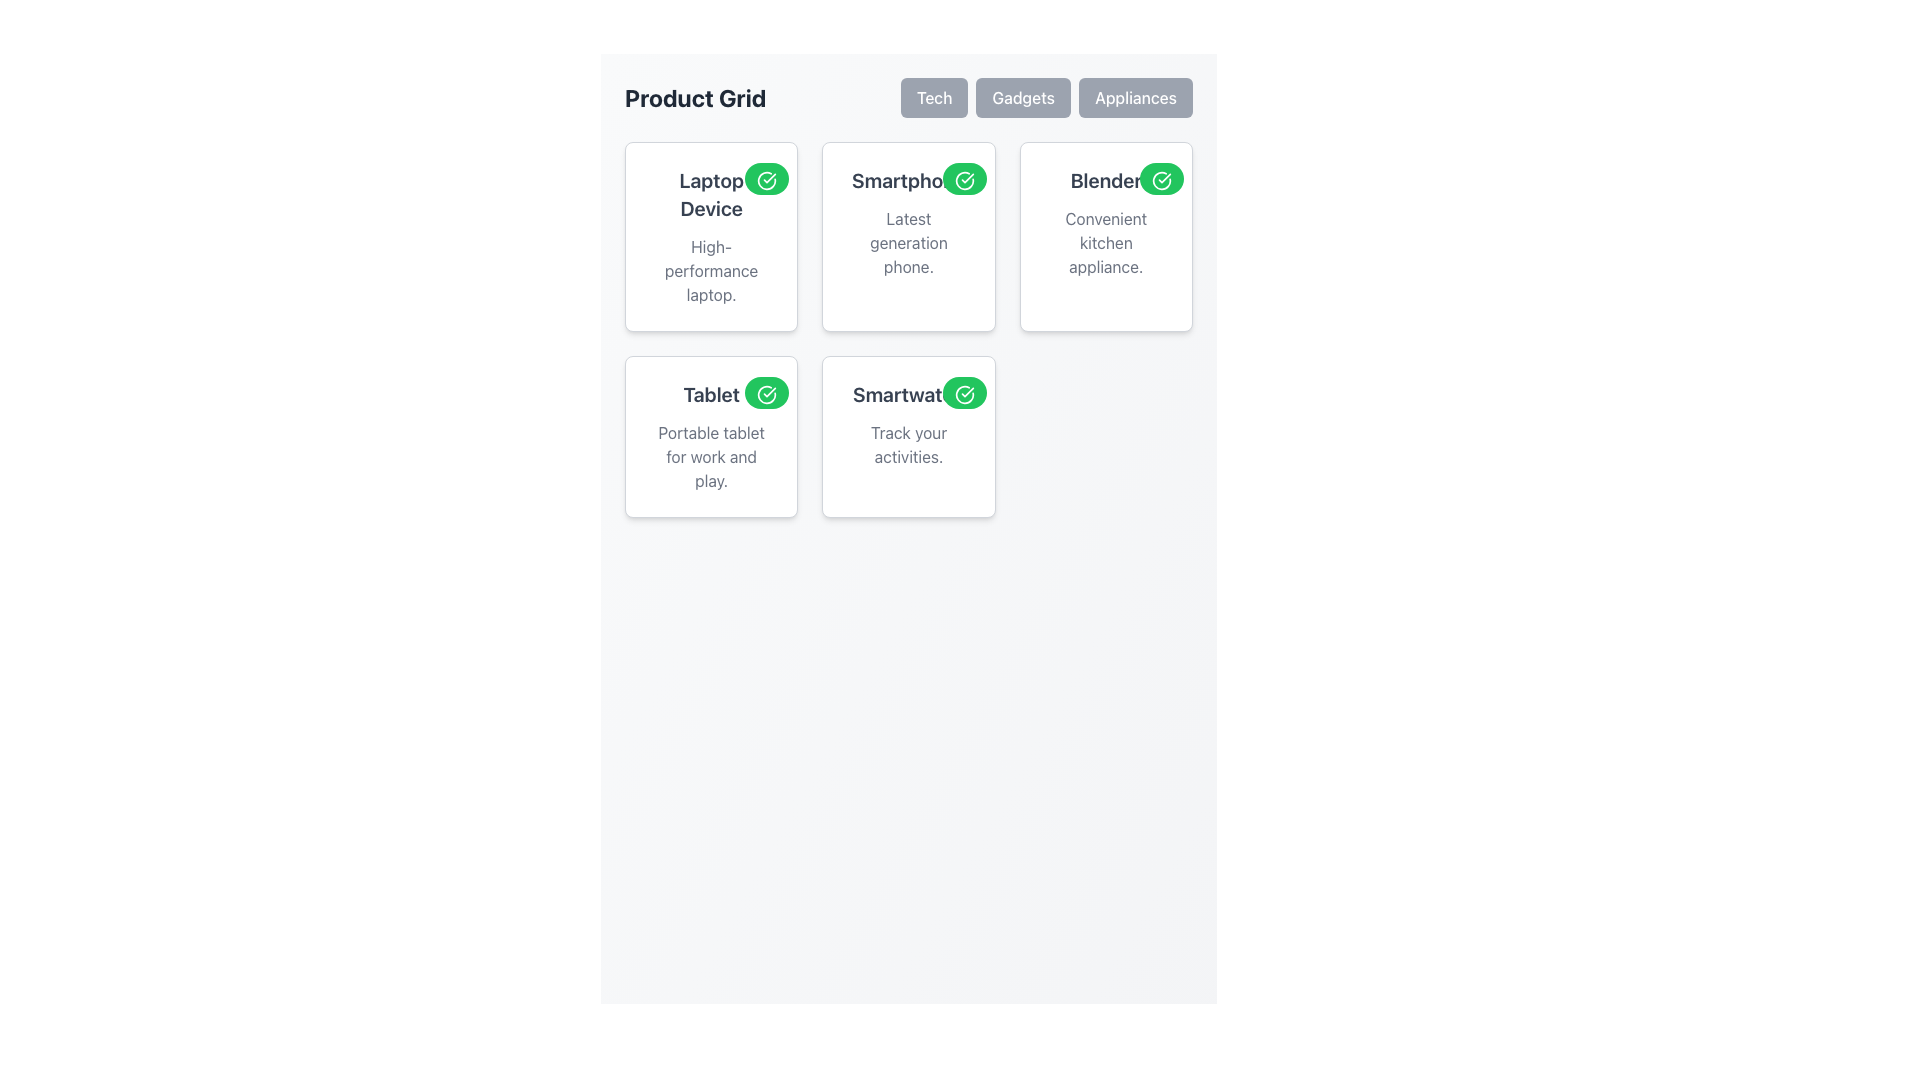  Describe the element at coordinates (907, 329) in the screenshot. I see `the smartphone card, which is the second card in the first row of the product grid` at that location.